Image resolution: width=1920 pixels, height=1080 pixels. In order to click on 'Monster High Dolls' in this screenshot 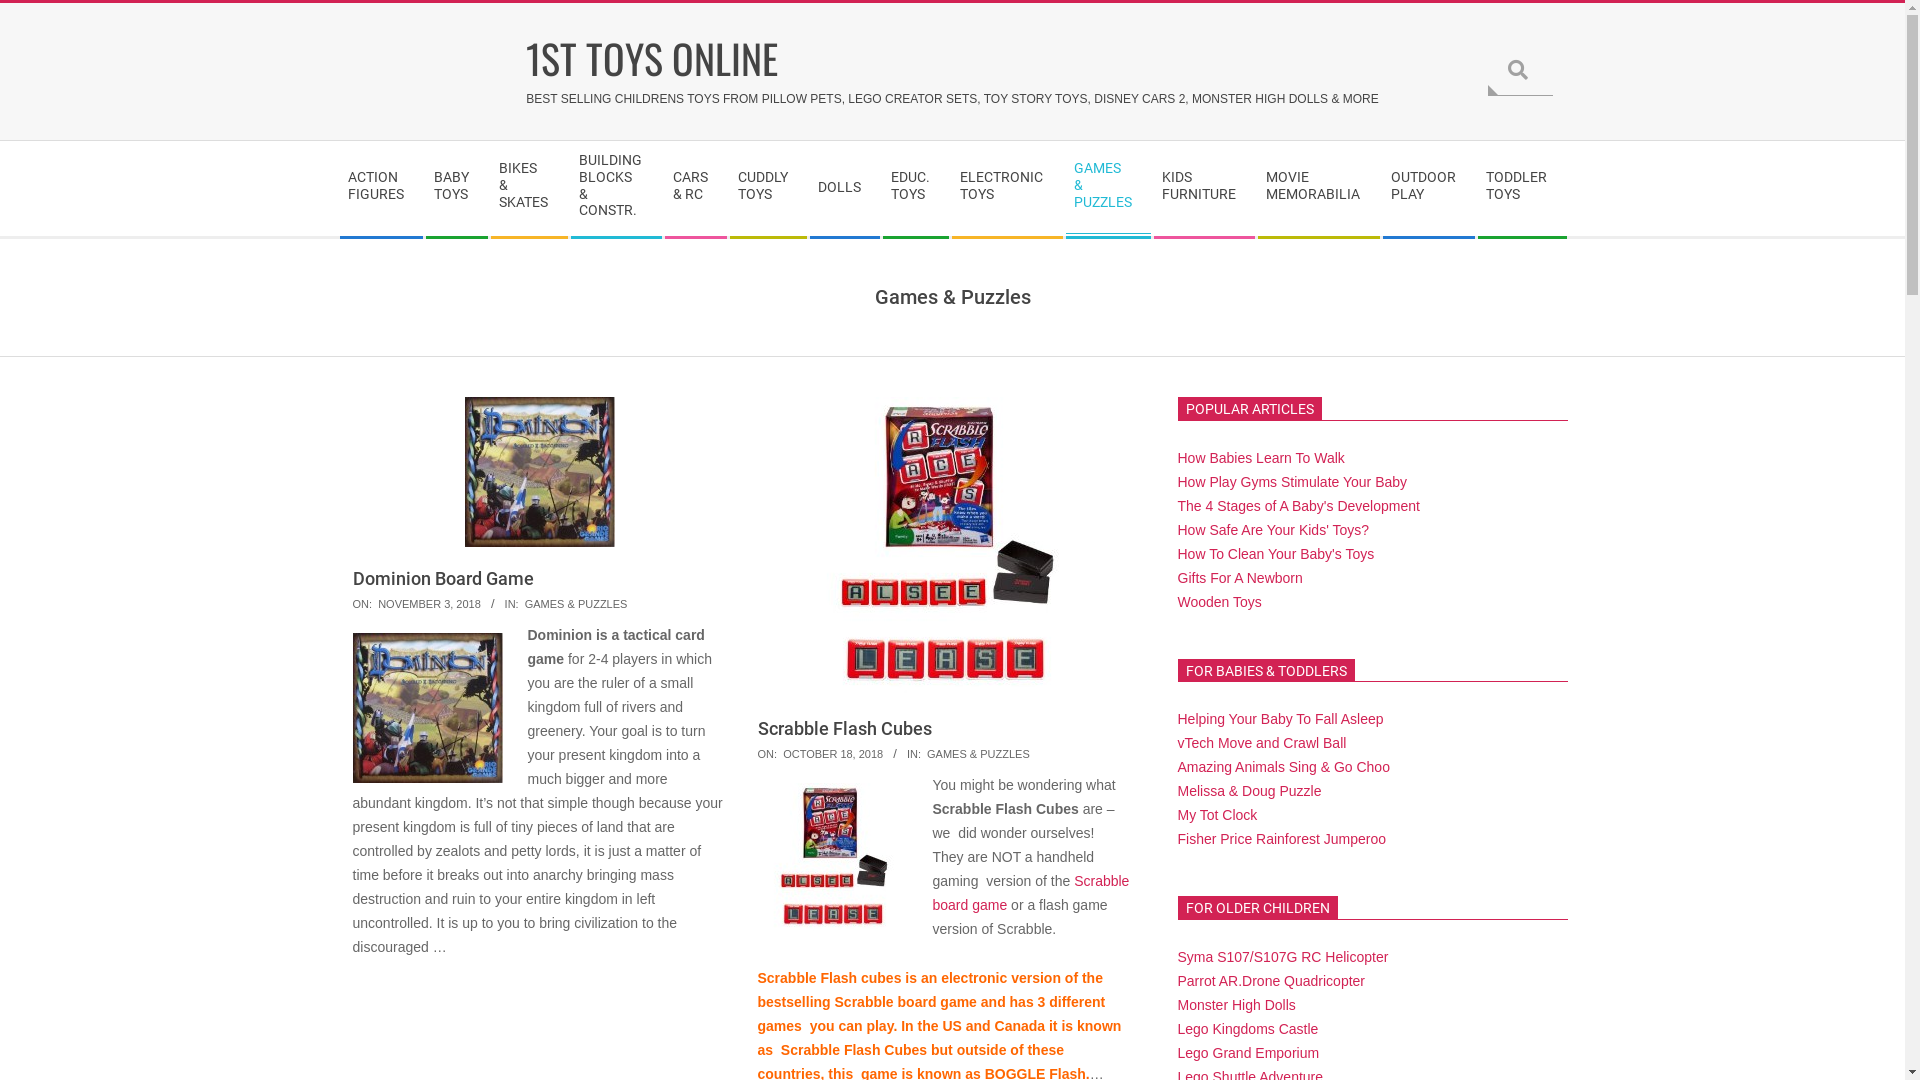, I will do `click(1236, 1005)`.